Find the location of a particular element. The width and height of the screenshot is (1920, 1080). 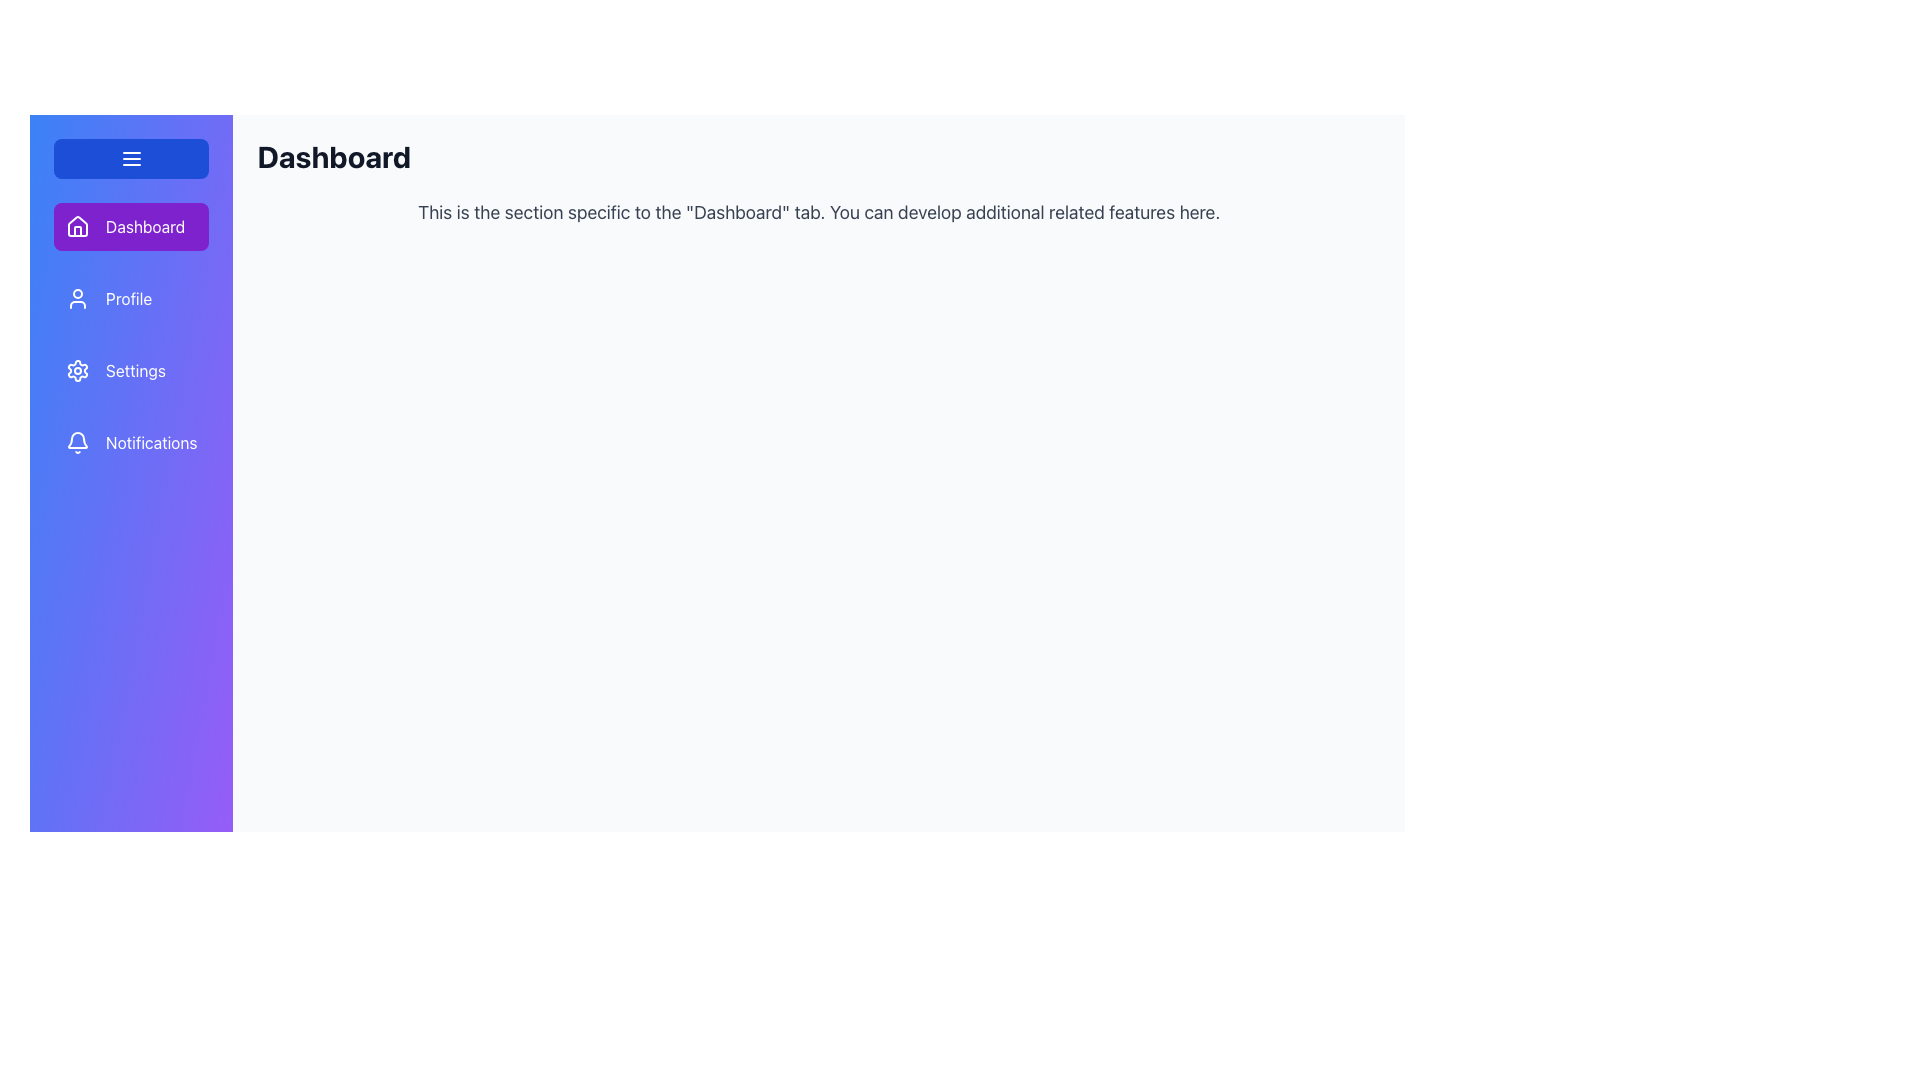

the notification icon located on the left sidebar, directly to the left of the 'Notifications' text label is located at coordinates (77, 442).